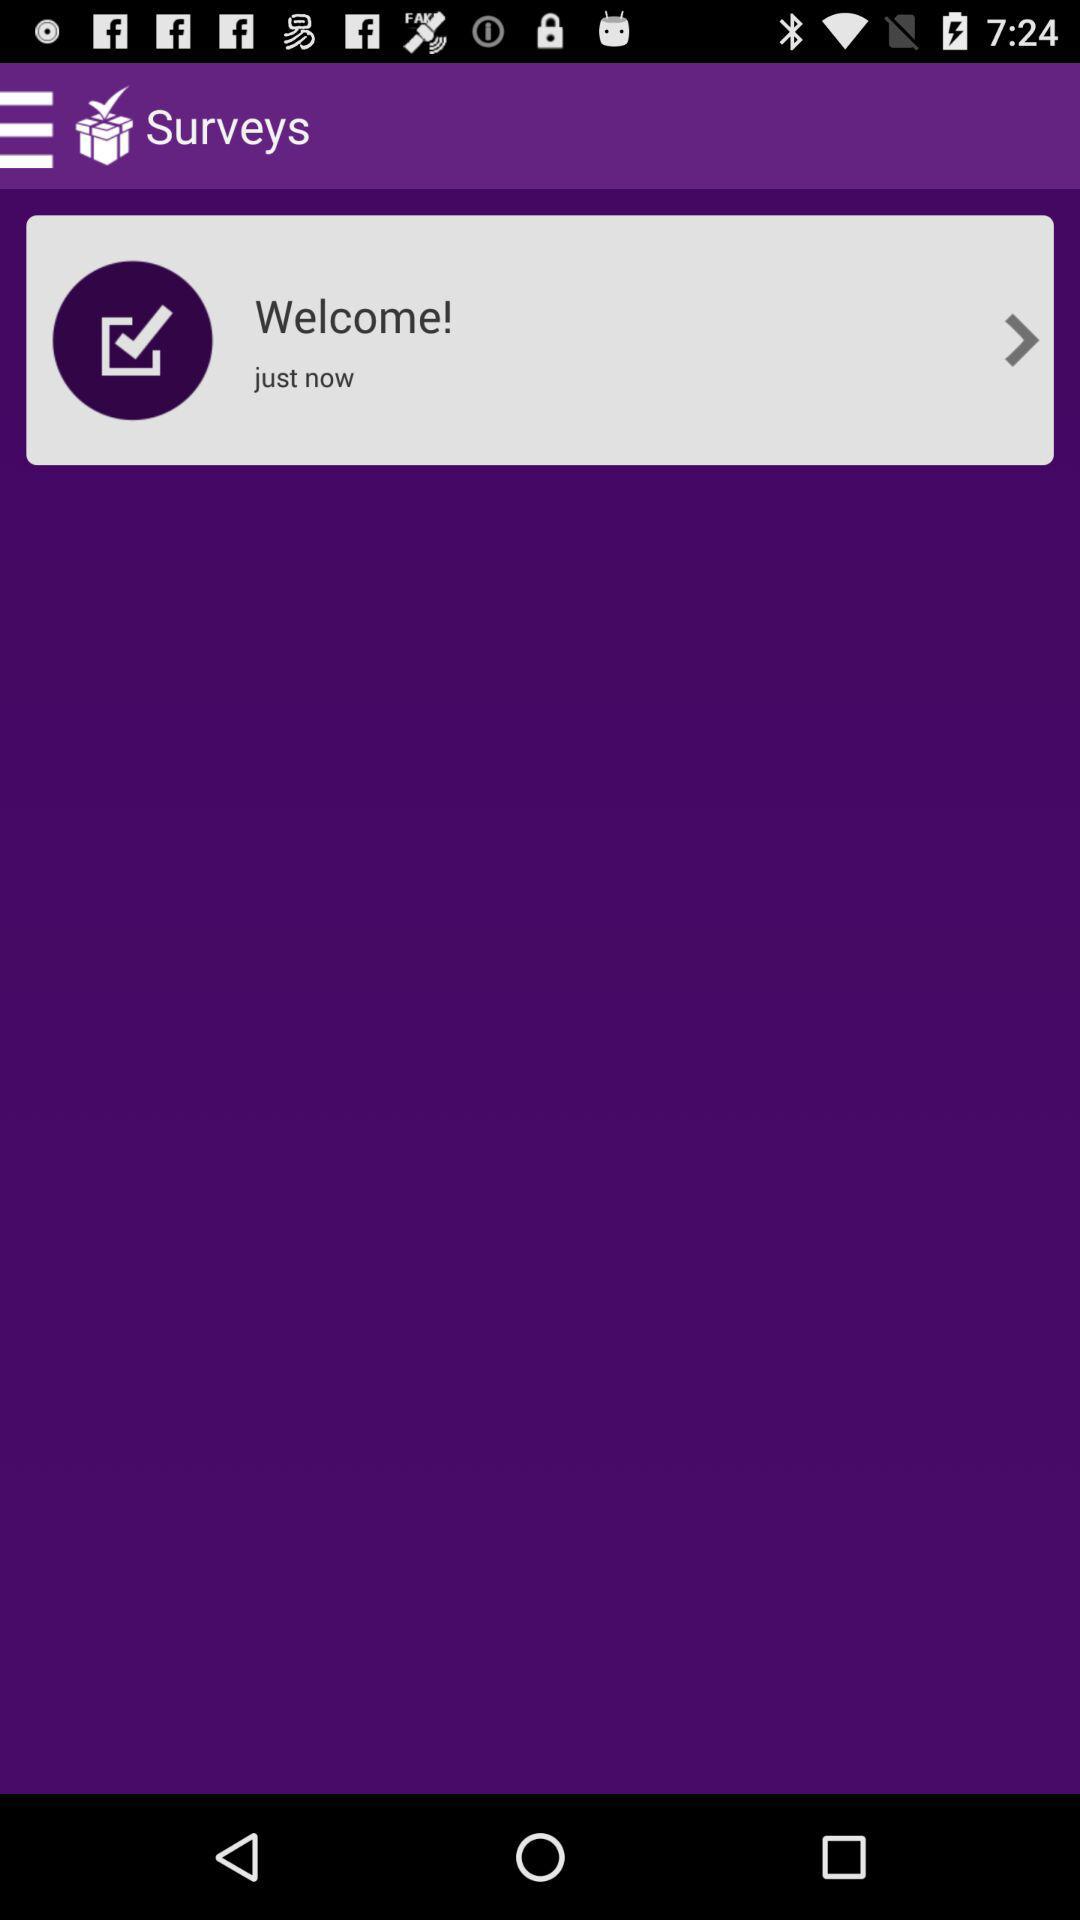  Describe the element at coordinates (358, 308) in the screenshot. I see `welcome! item` at that location.